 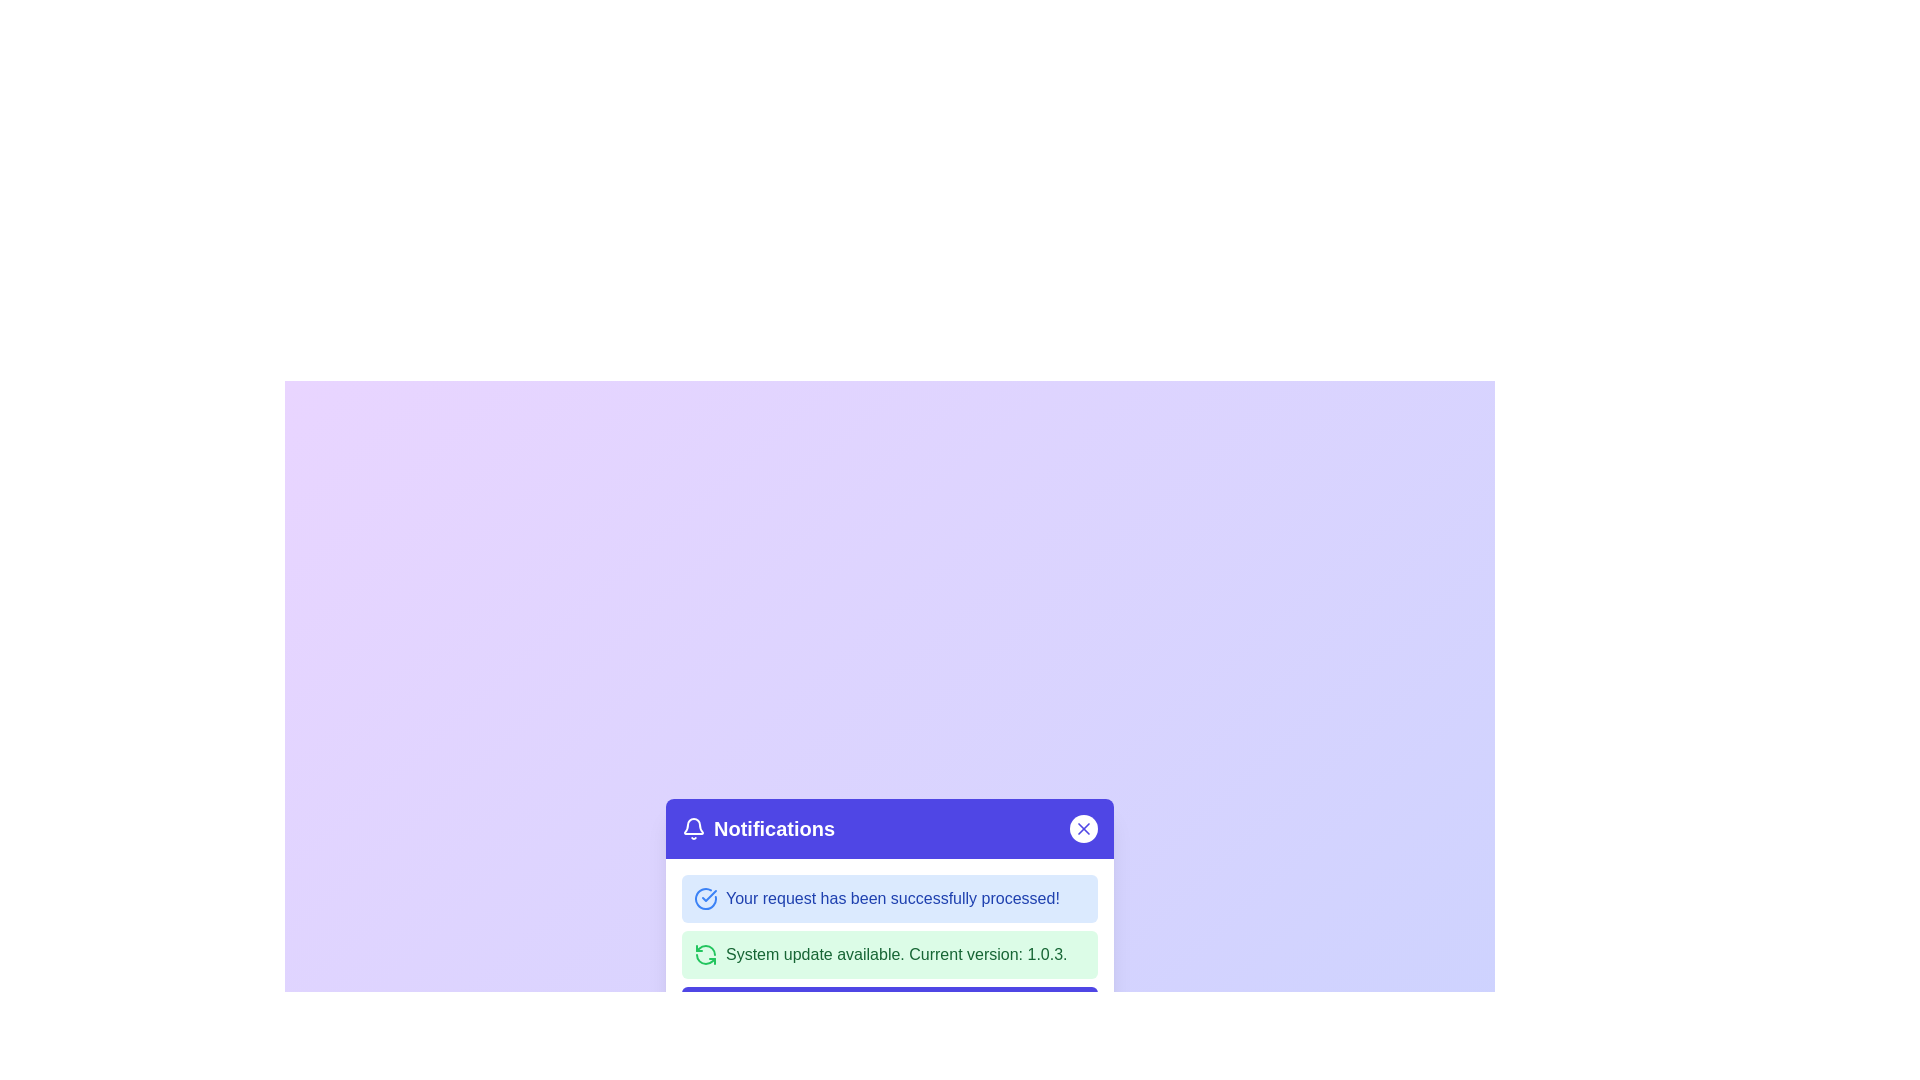 What do you see at coordinates (1083, 829) in the screenshot?
I see `the close button located at the top-right corner of the 'Notifications' header bar to observe potential hover effects` at bounding box center [1083, 829].